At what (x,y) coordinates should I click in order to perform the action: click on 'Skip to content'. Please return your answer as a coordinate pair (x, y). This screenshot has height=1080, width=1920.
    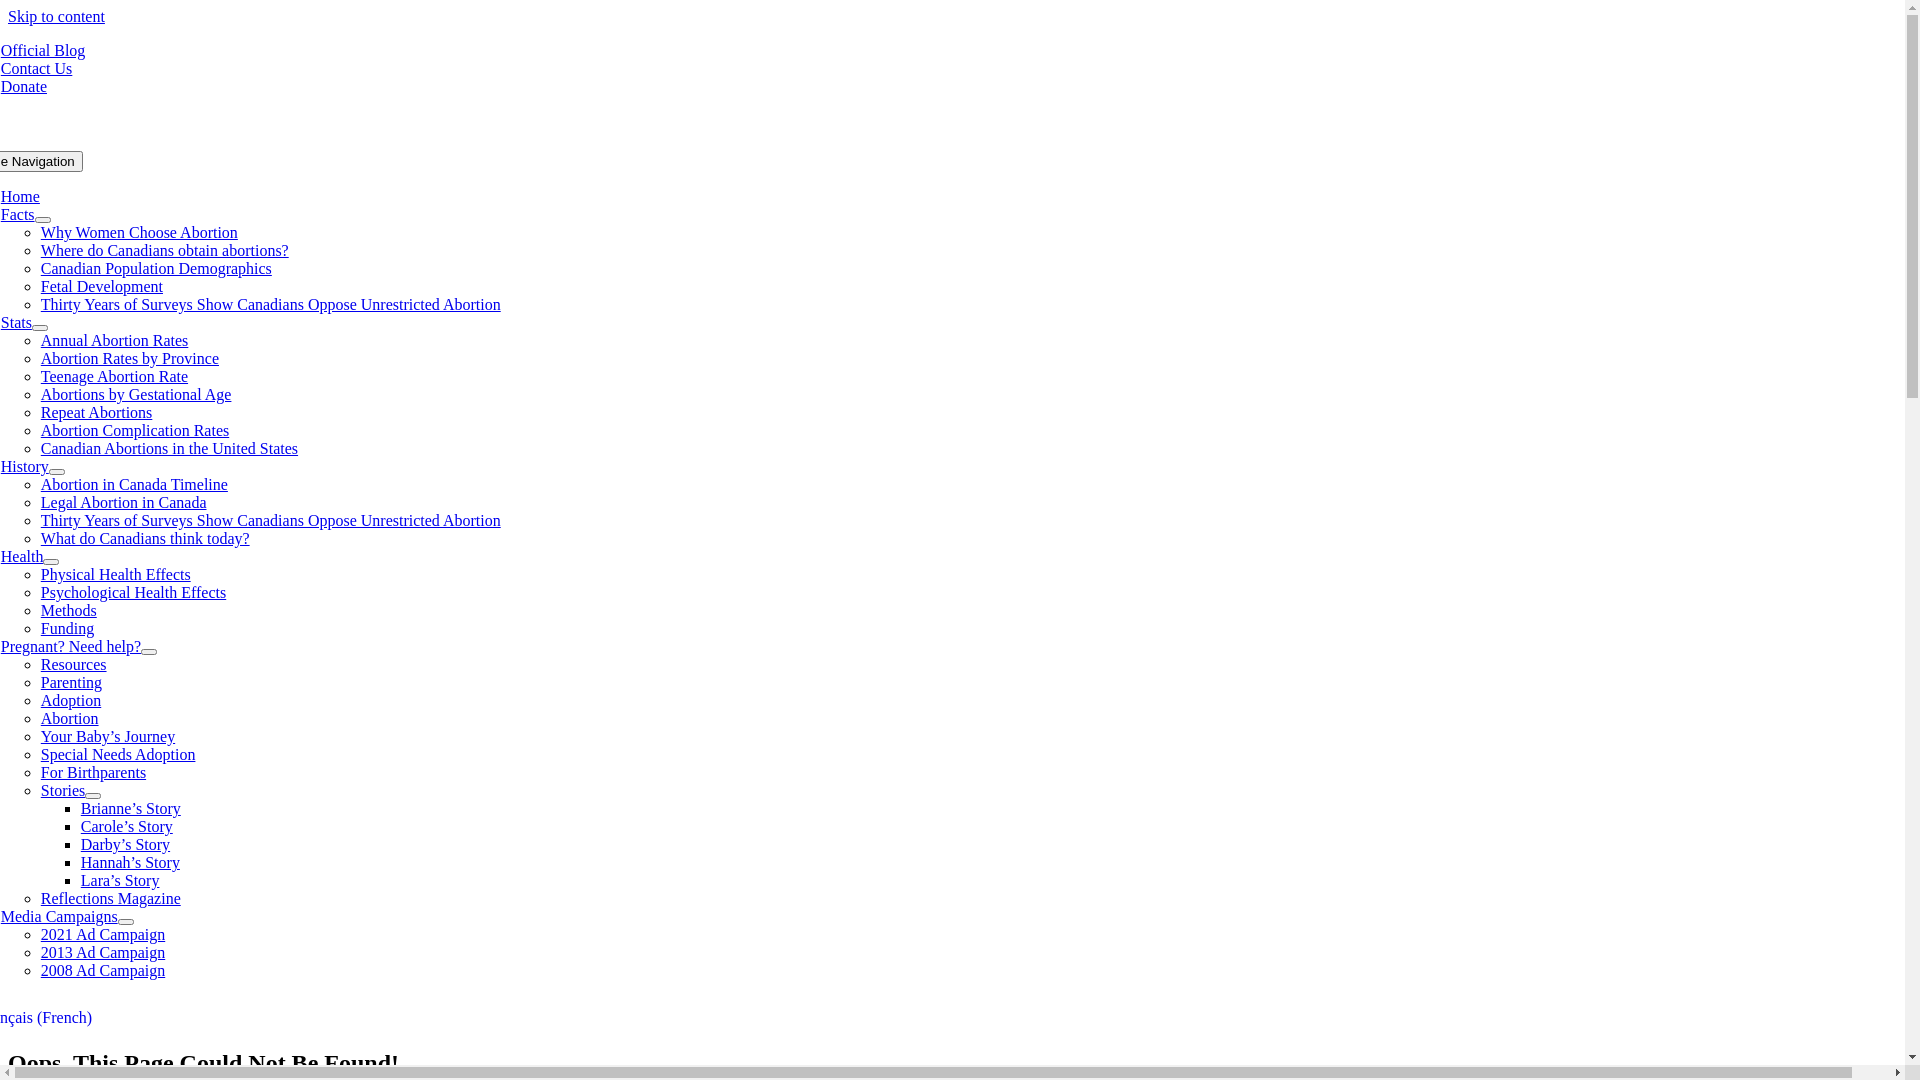
    Looking at the image, I should click on (56, 16).